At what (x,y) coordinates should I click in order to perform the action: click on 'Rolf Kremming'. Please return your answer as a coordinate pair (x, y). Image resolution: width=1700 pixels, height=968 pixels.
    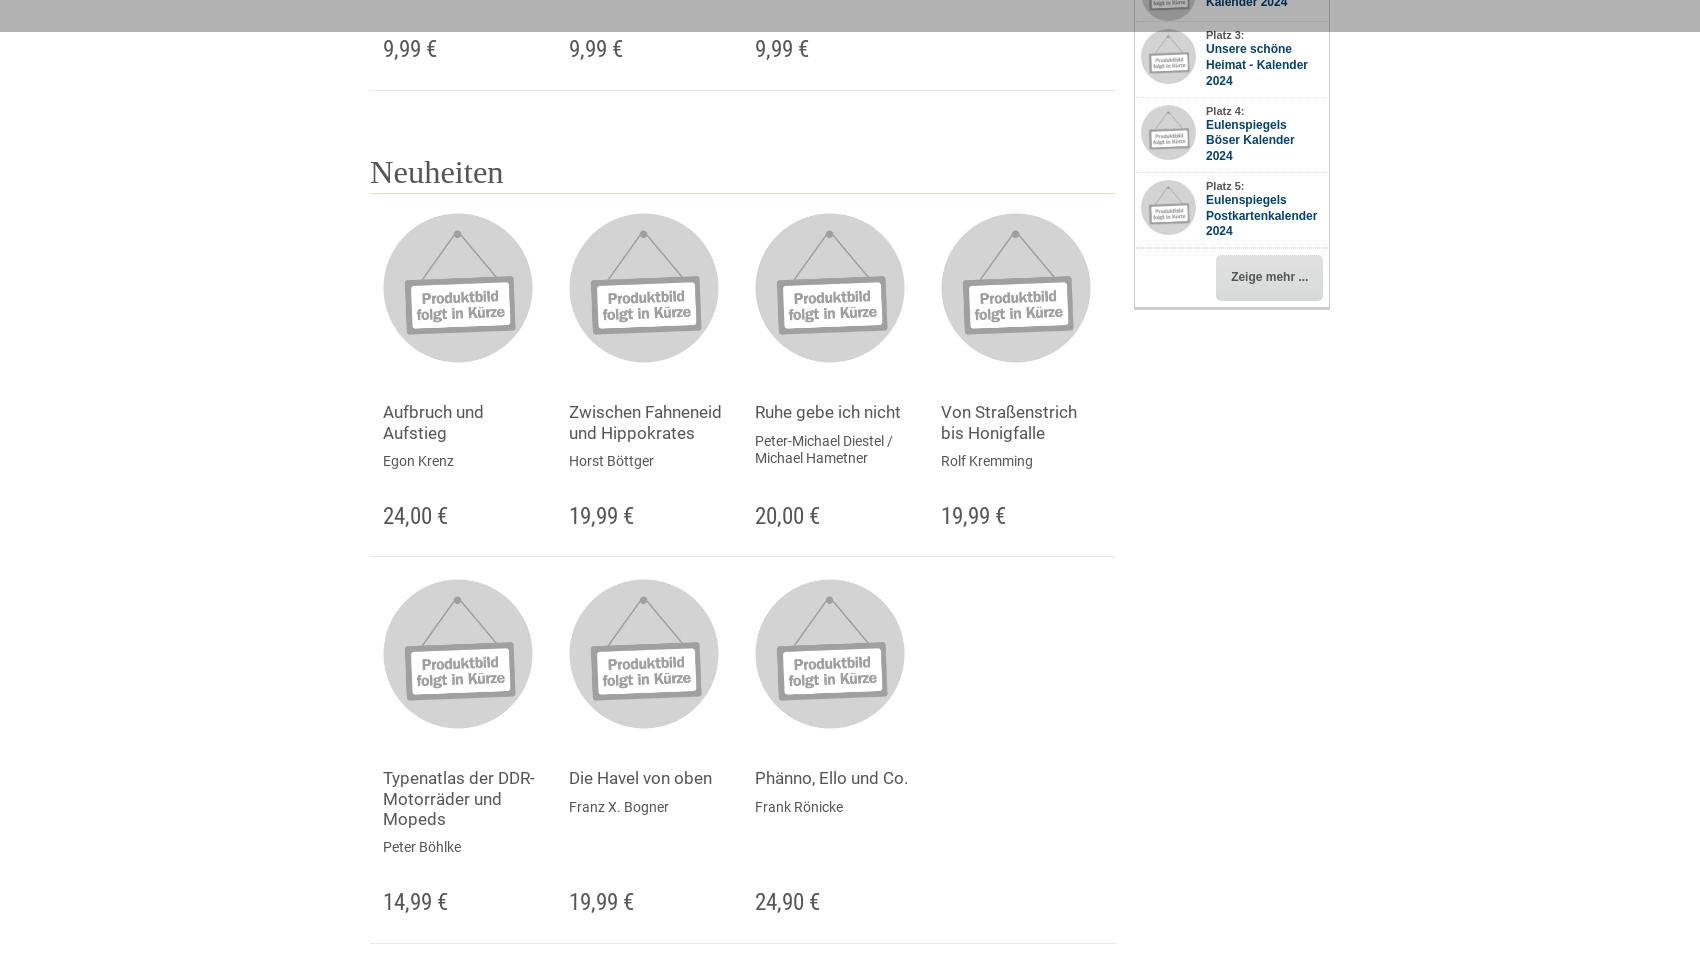
    Looking at the image, I should click on (986, 458).